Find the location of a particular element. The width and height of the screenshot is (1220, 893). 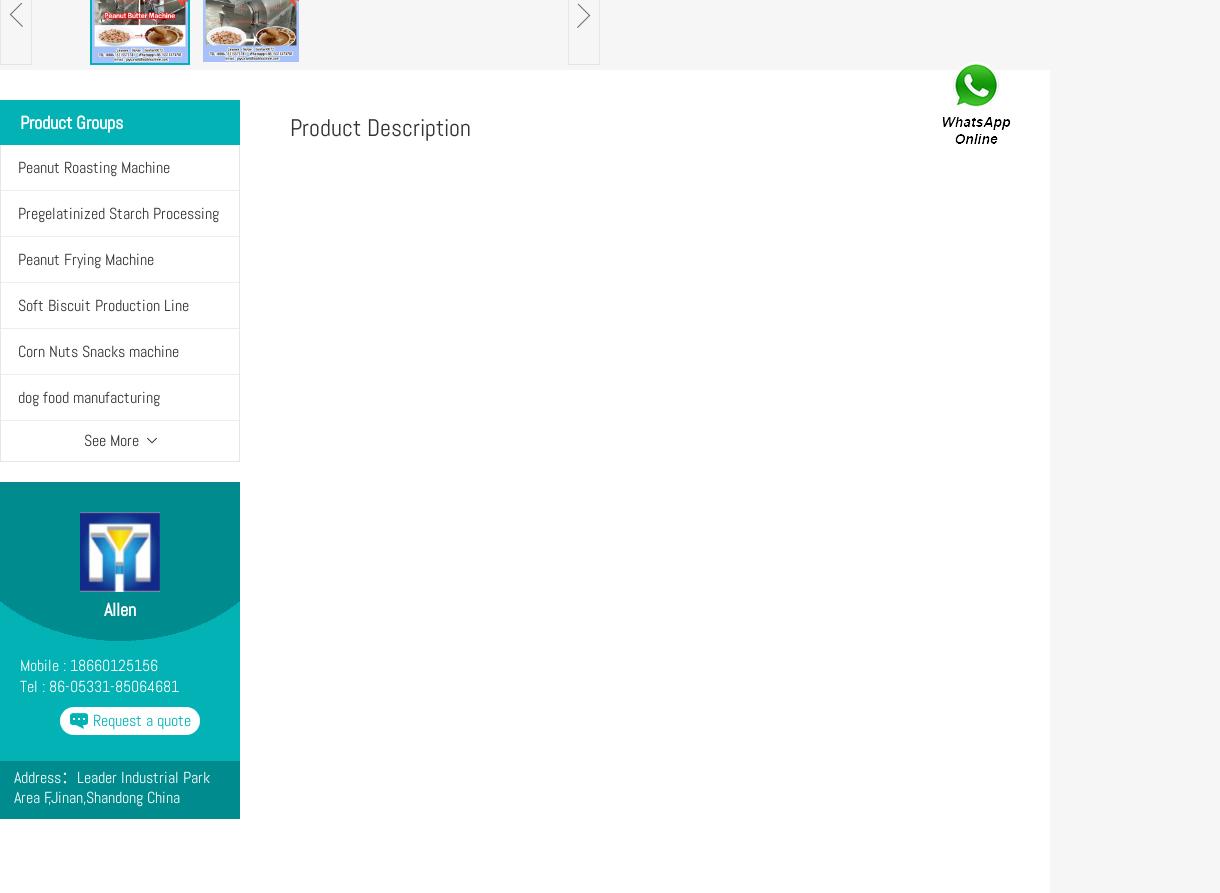

'Tel : 86-05331-85064681' is located at coordinates (98, 686).